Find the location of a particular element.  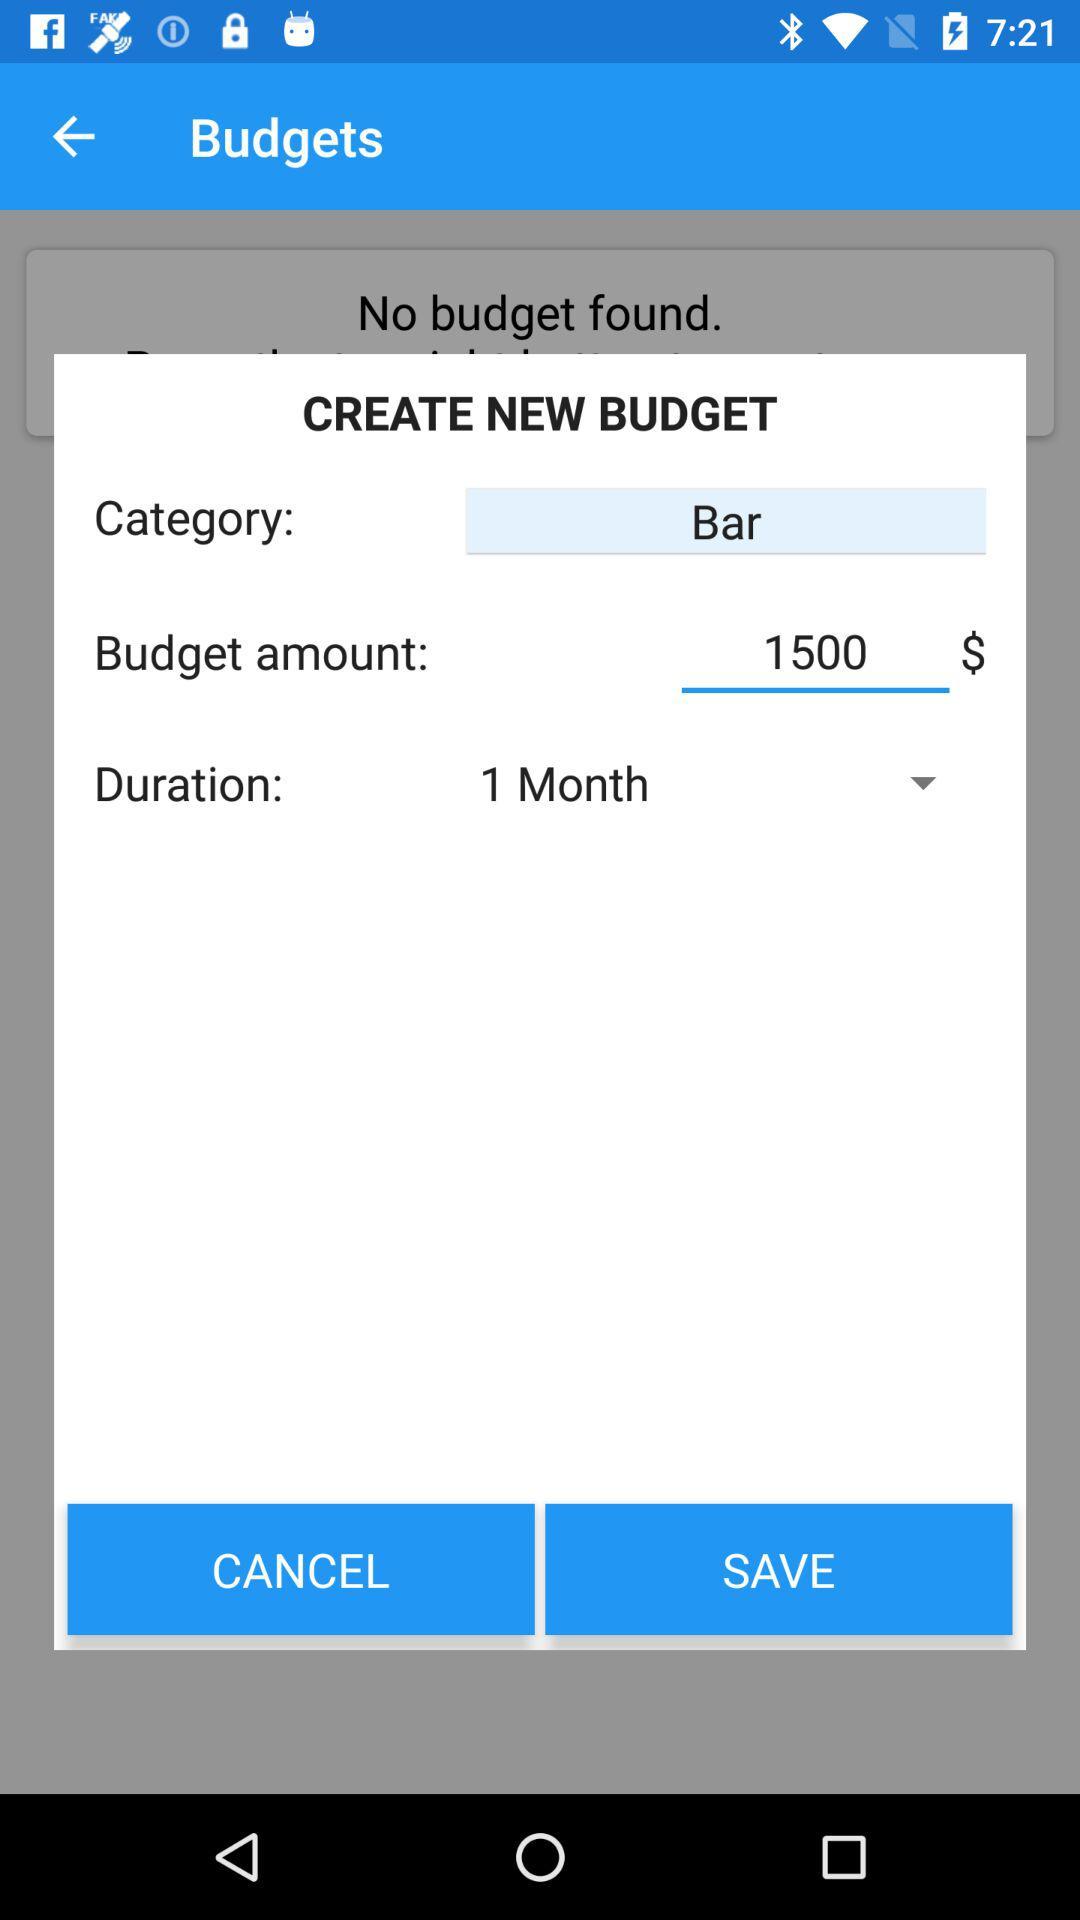

save at the bottom right corner is located at coordinates (778, 1568).